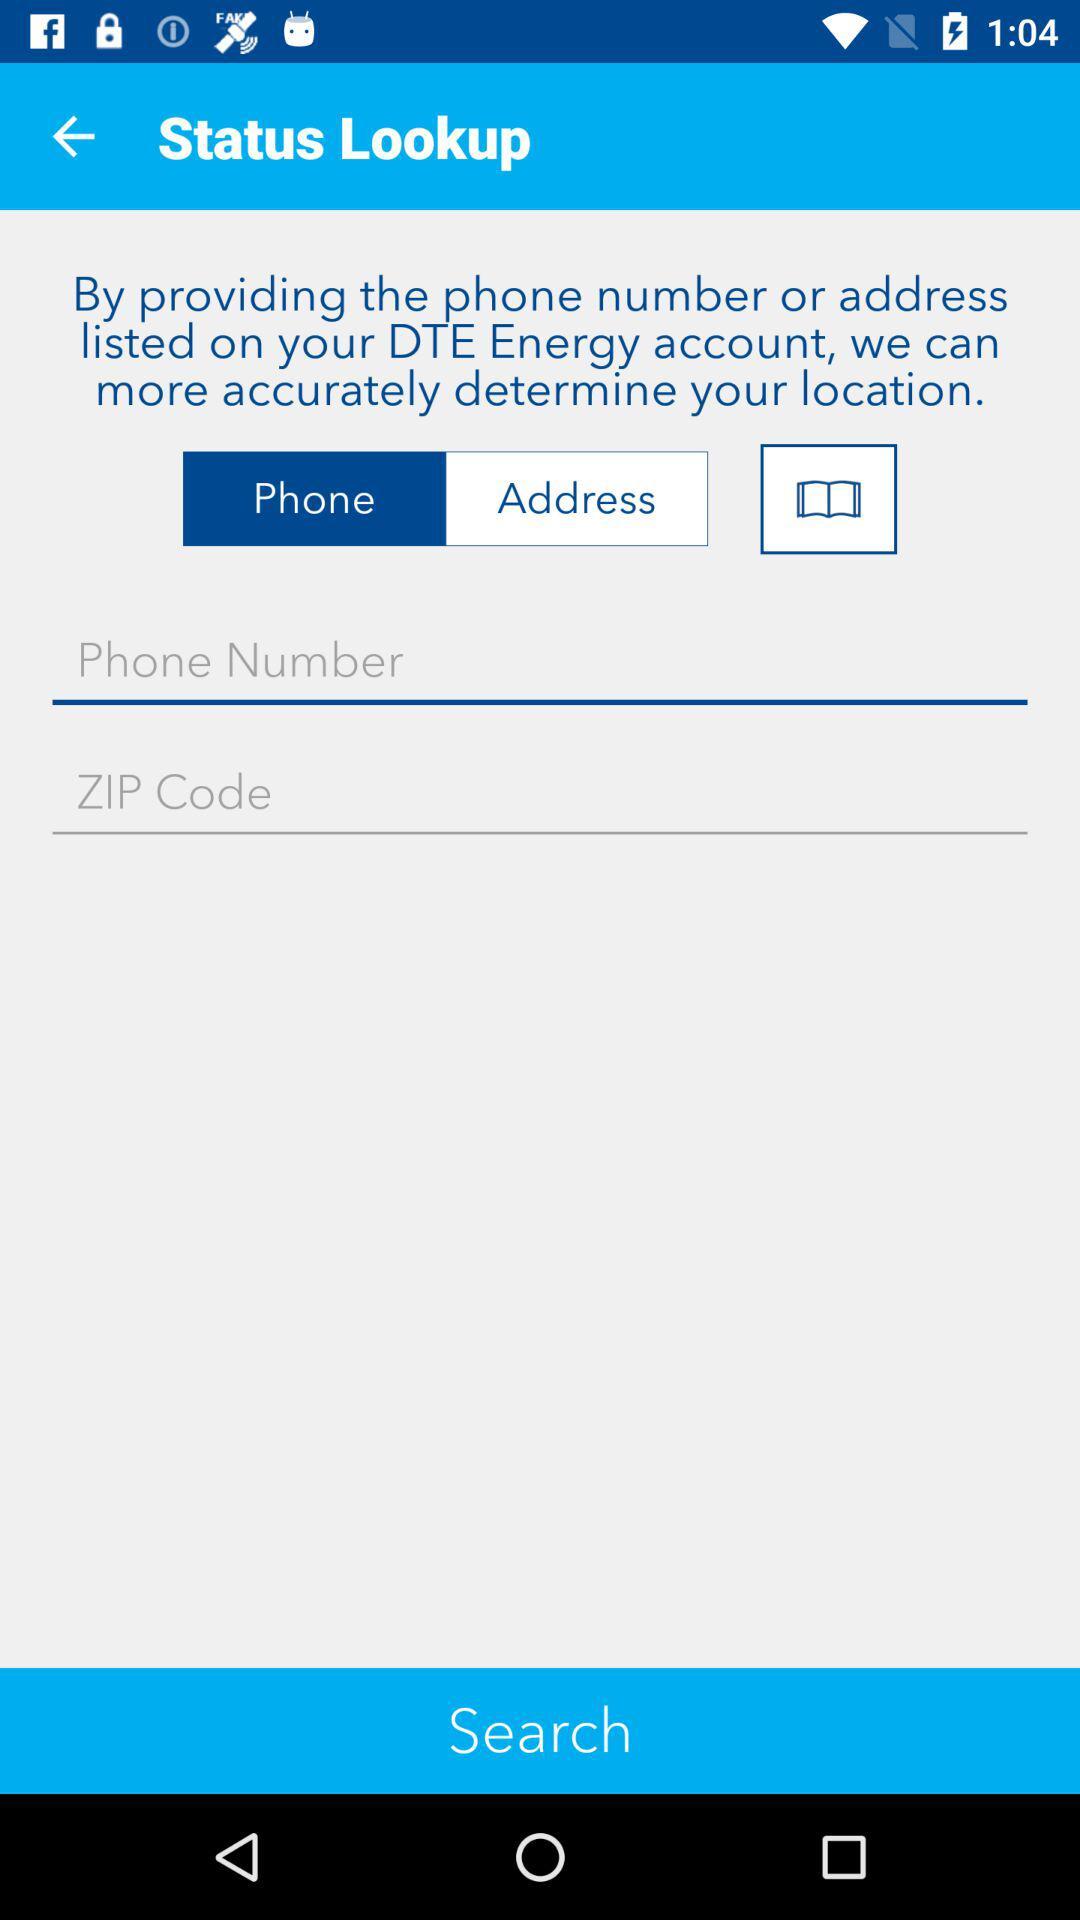 The width and height of the screenshot is (1080, 1920). Describe the element at coordinates (828, 499) in the screenshot. I see `item below the by providing the` at that location.